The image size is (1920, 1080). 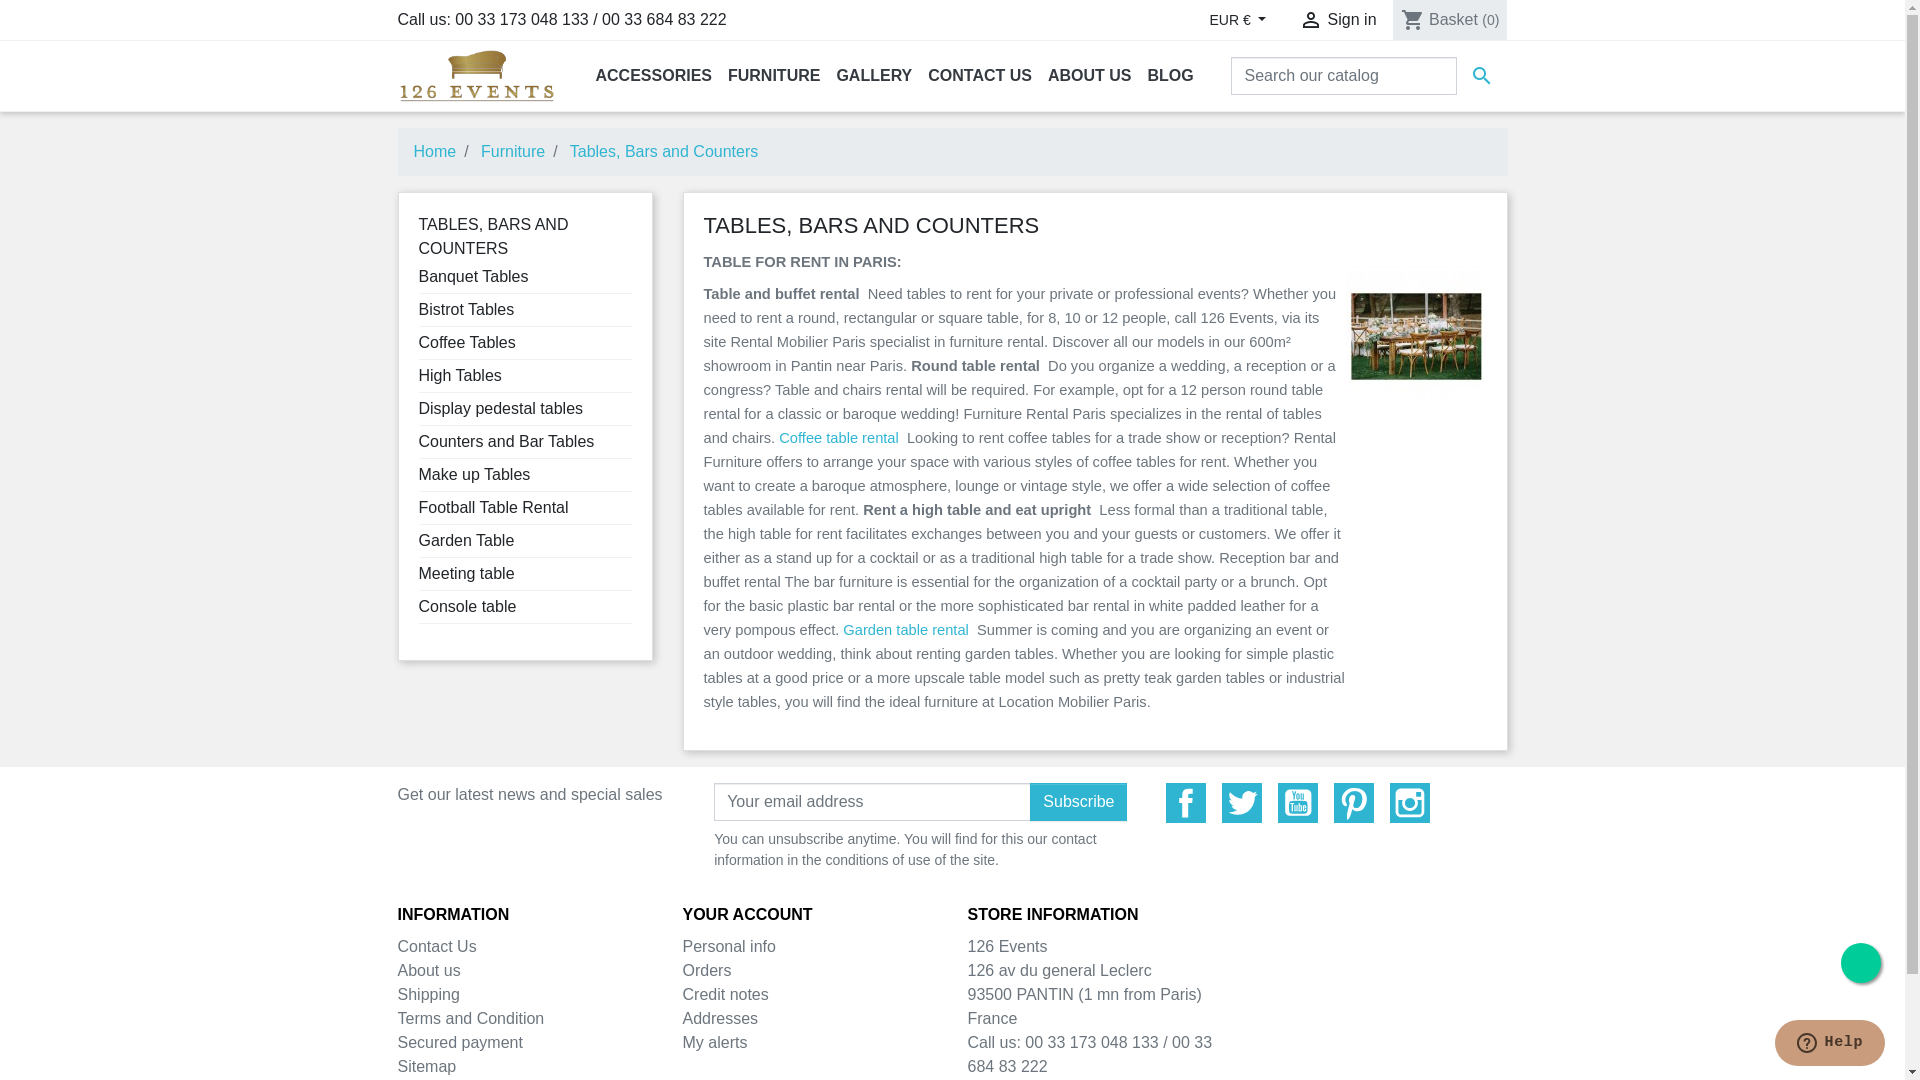 I want to click on 'Football Table Rental', so click(x=493, y=506).